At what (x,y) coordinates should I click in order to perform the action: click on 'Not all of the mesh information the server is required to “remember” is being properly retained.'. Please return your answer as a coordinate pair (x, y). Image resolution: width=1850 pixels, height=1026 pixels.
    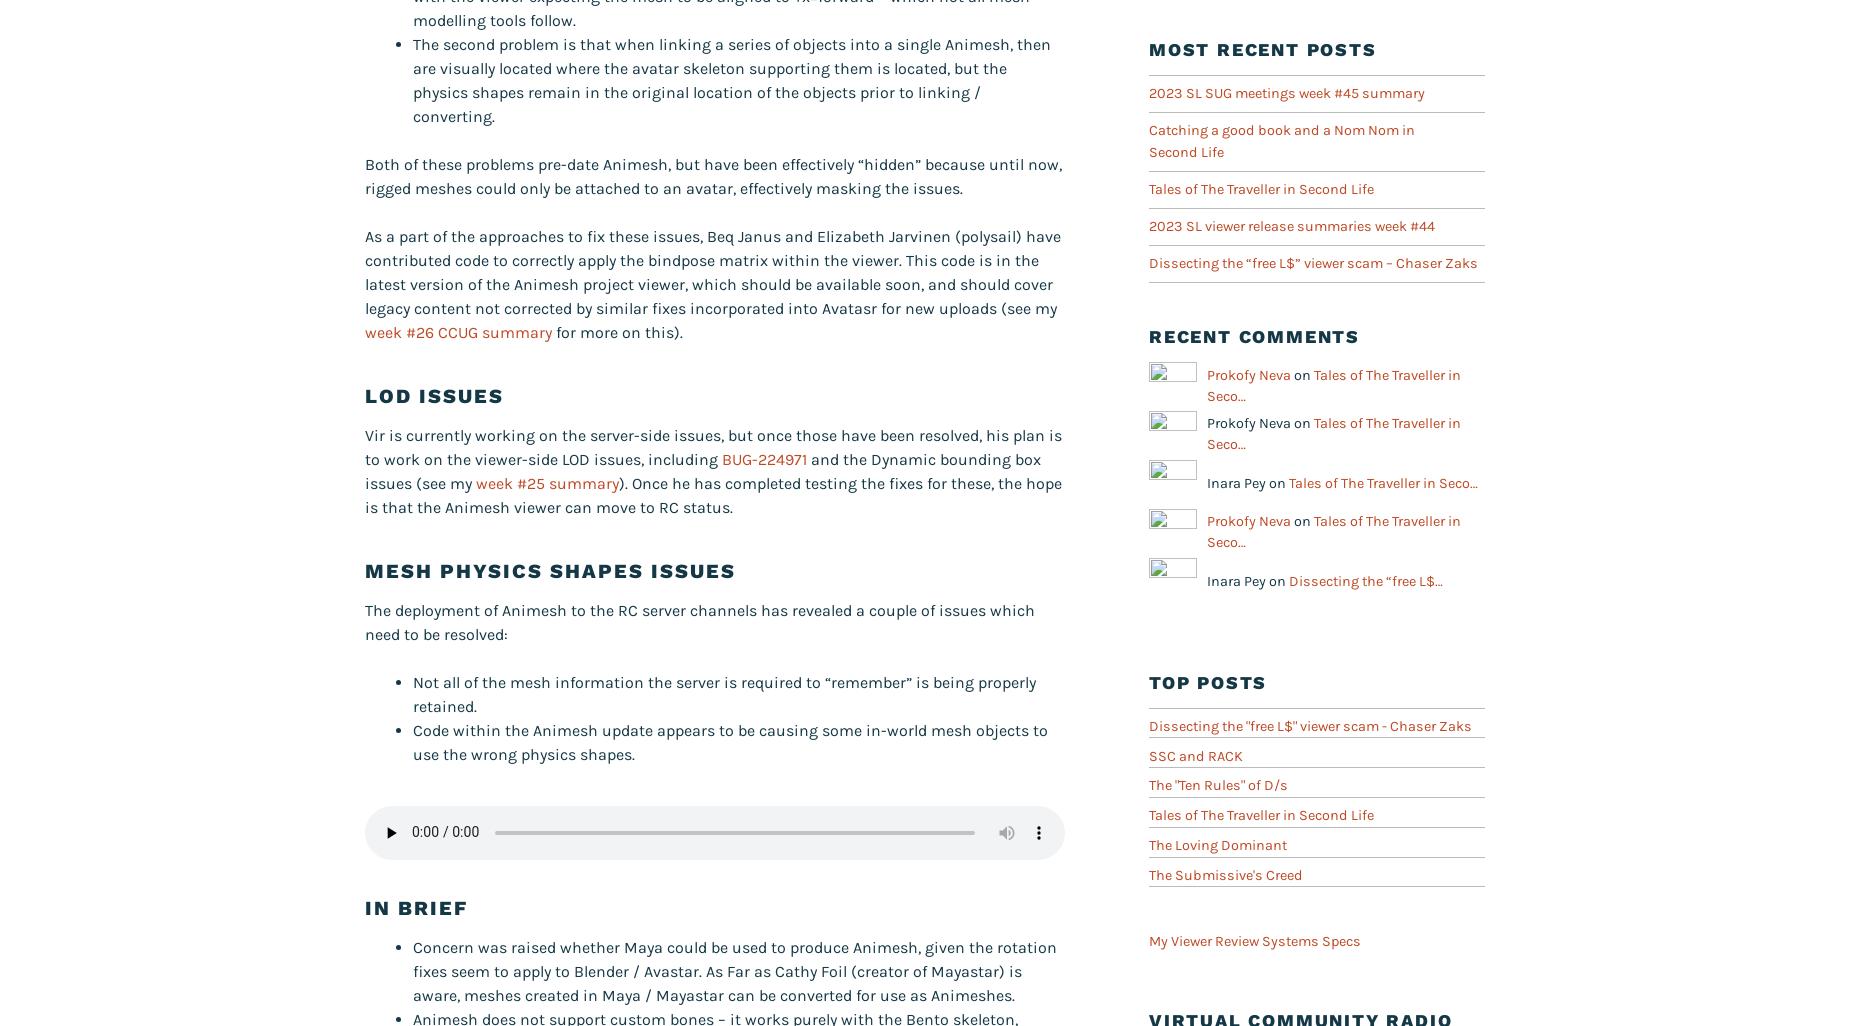
    Looking at the image, I should click on (724, 693).